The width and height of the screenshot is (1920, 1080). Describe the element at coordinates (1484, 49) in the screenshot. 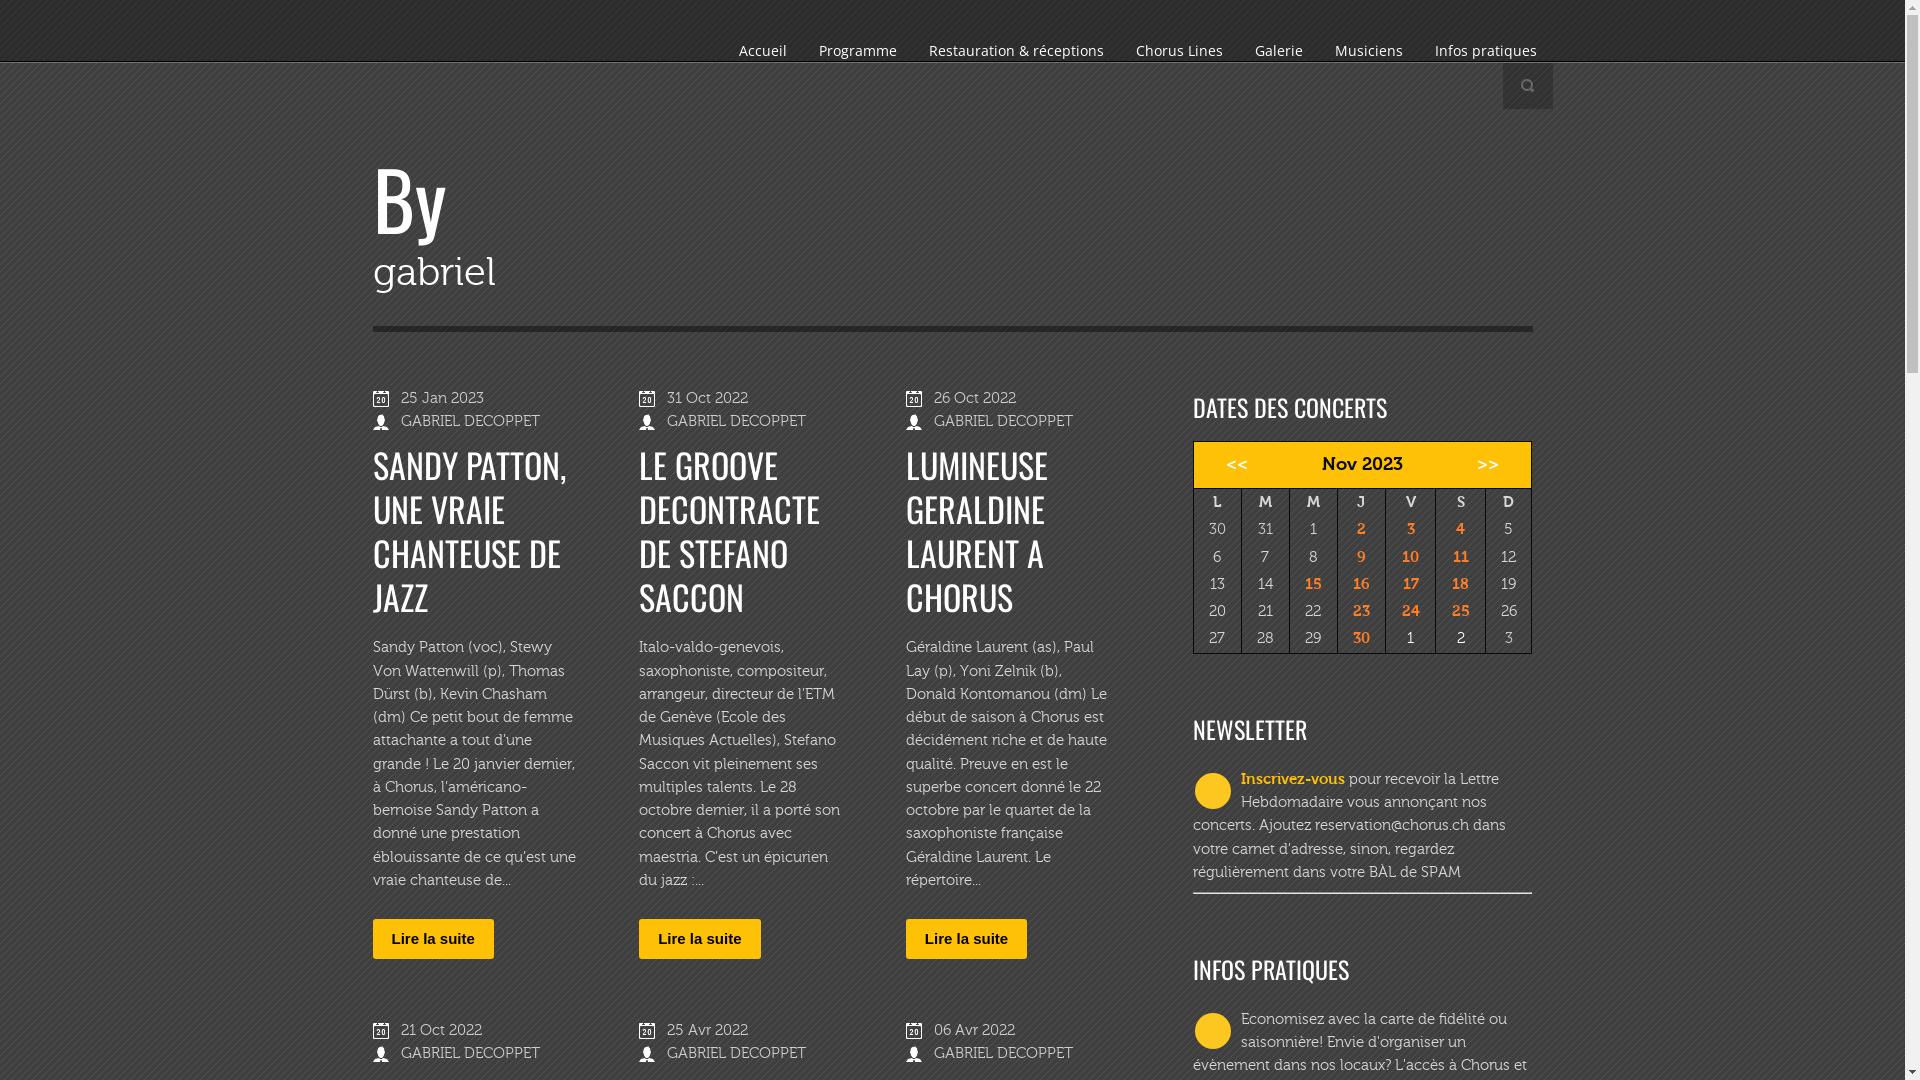

I see `'Infos pratiques'` at that location.